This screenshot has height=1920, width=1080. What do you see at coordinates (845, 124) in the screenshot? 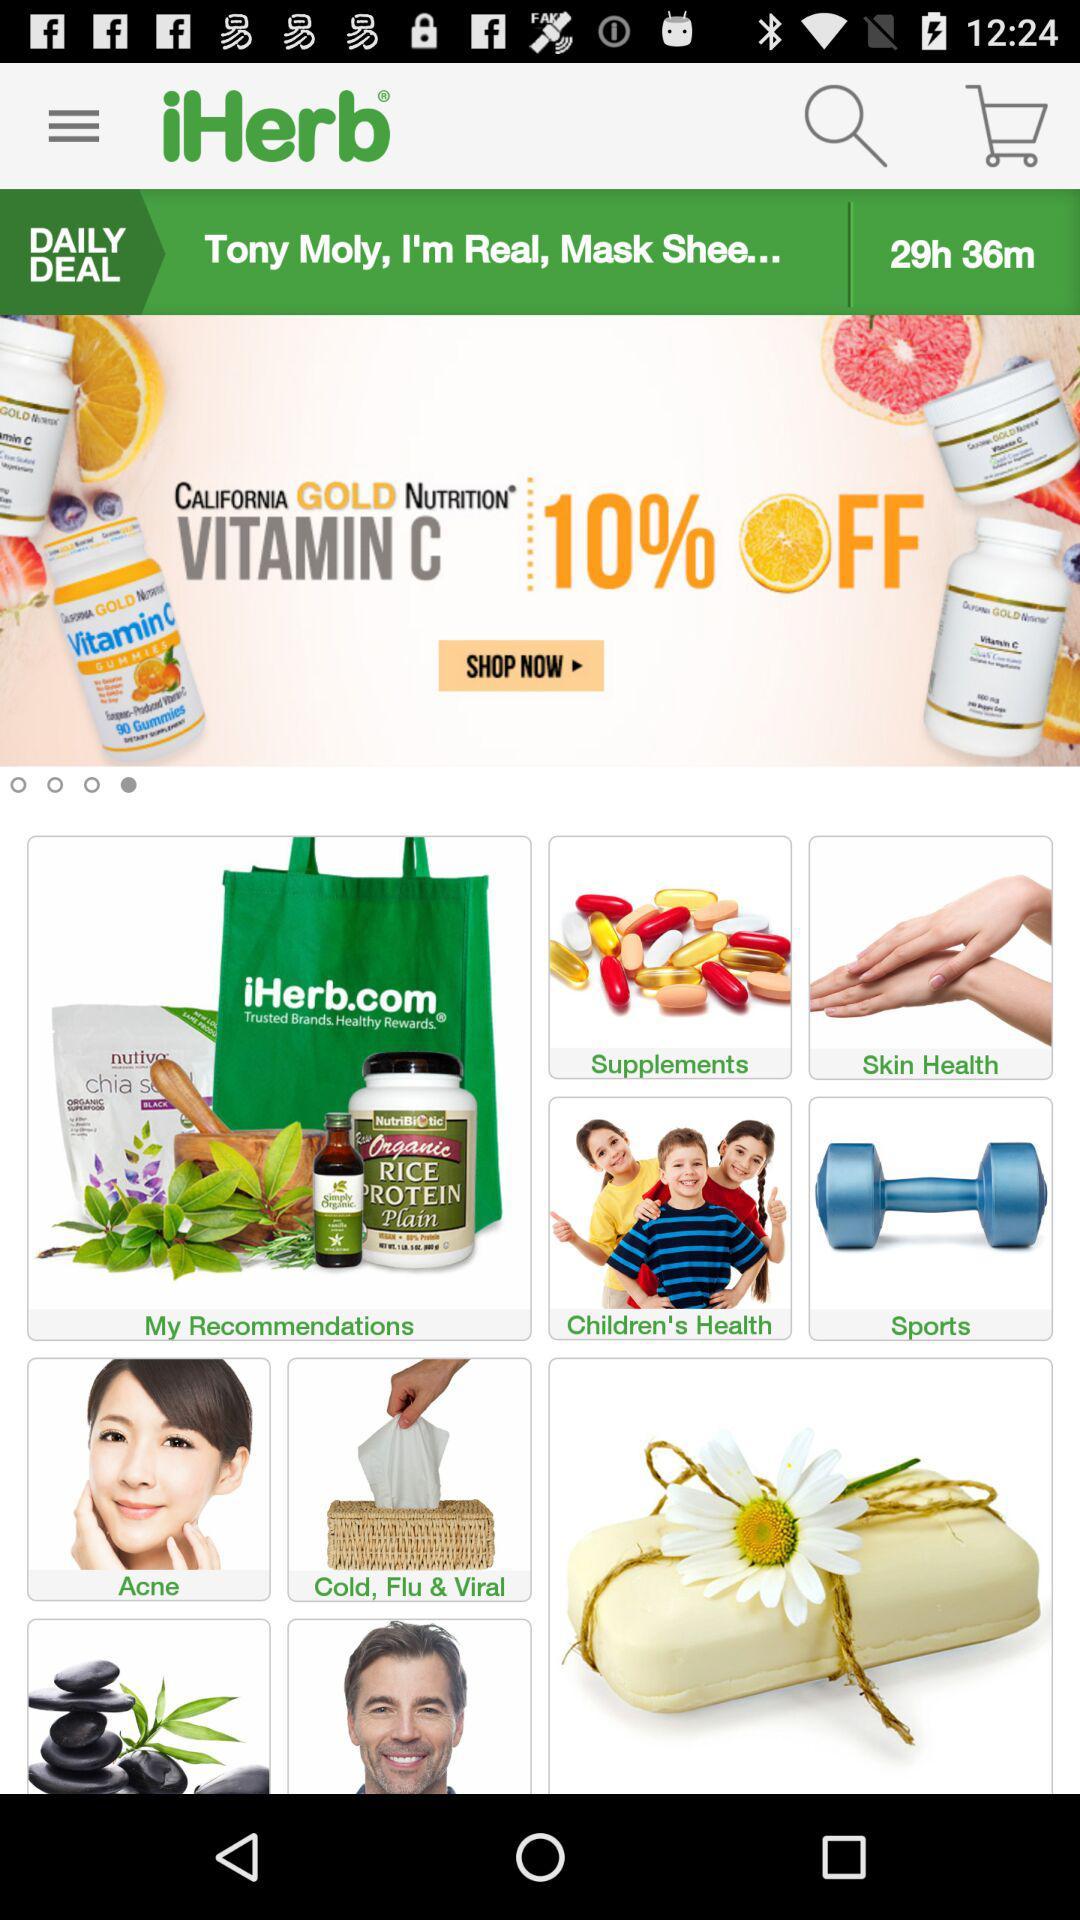
I see `search` at bounding box center [845, 124].